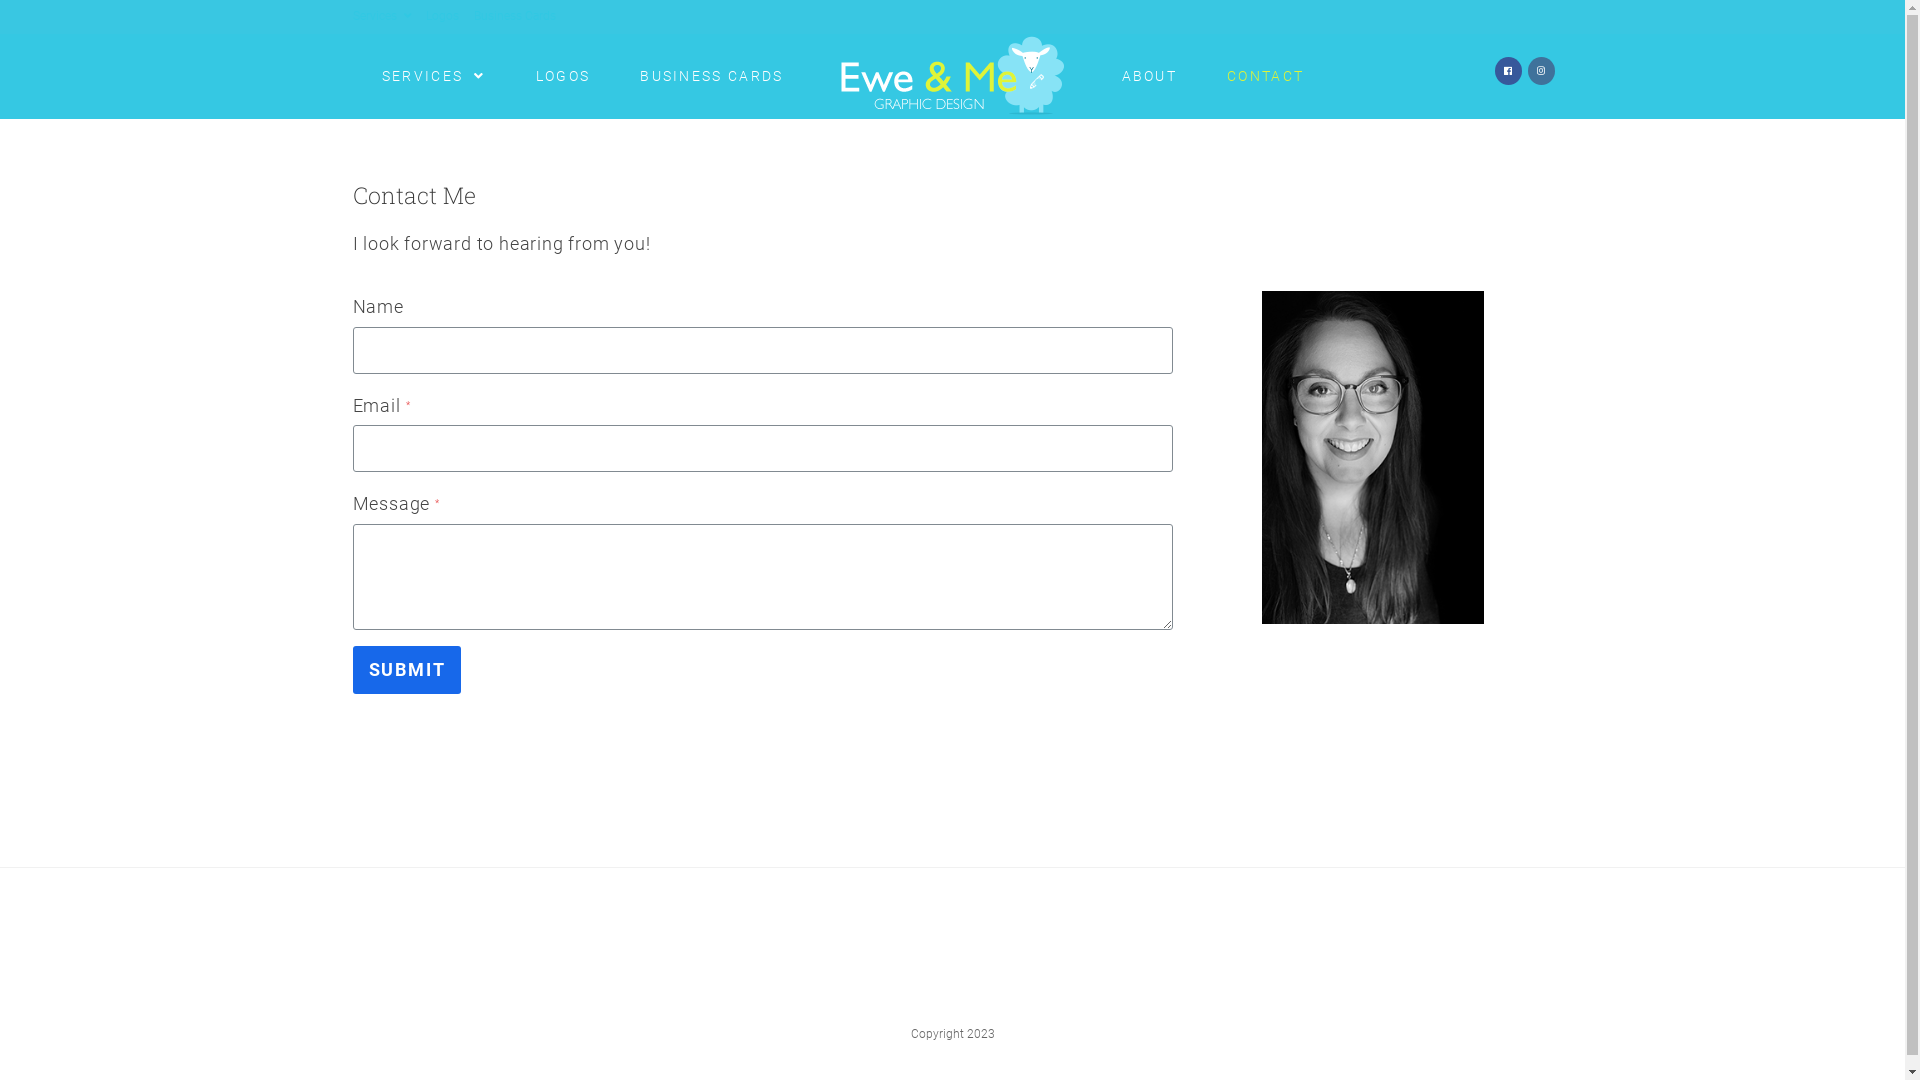 The height and width of the screenshot is (1080, 1920). I want to click on 'SERVICES', so click(432, 75).